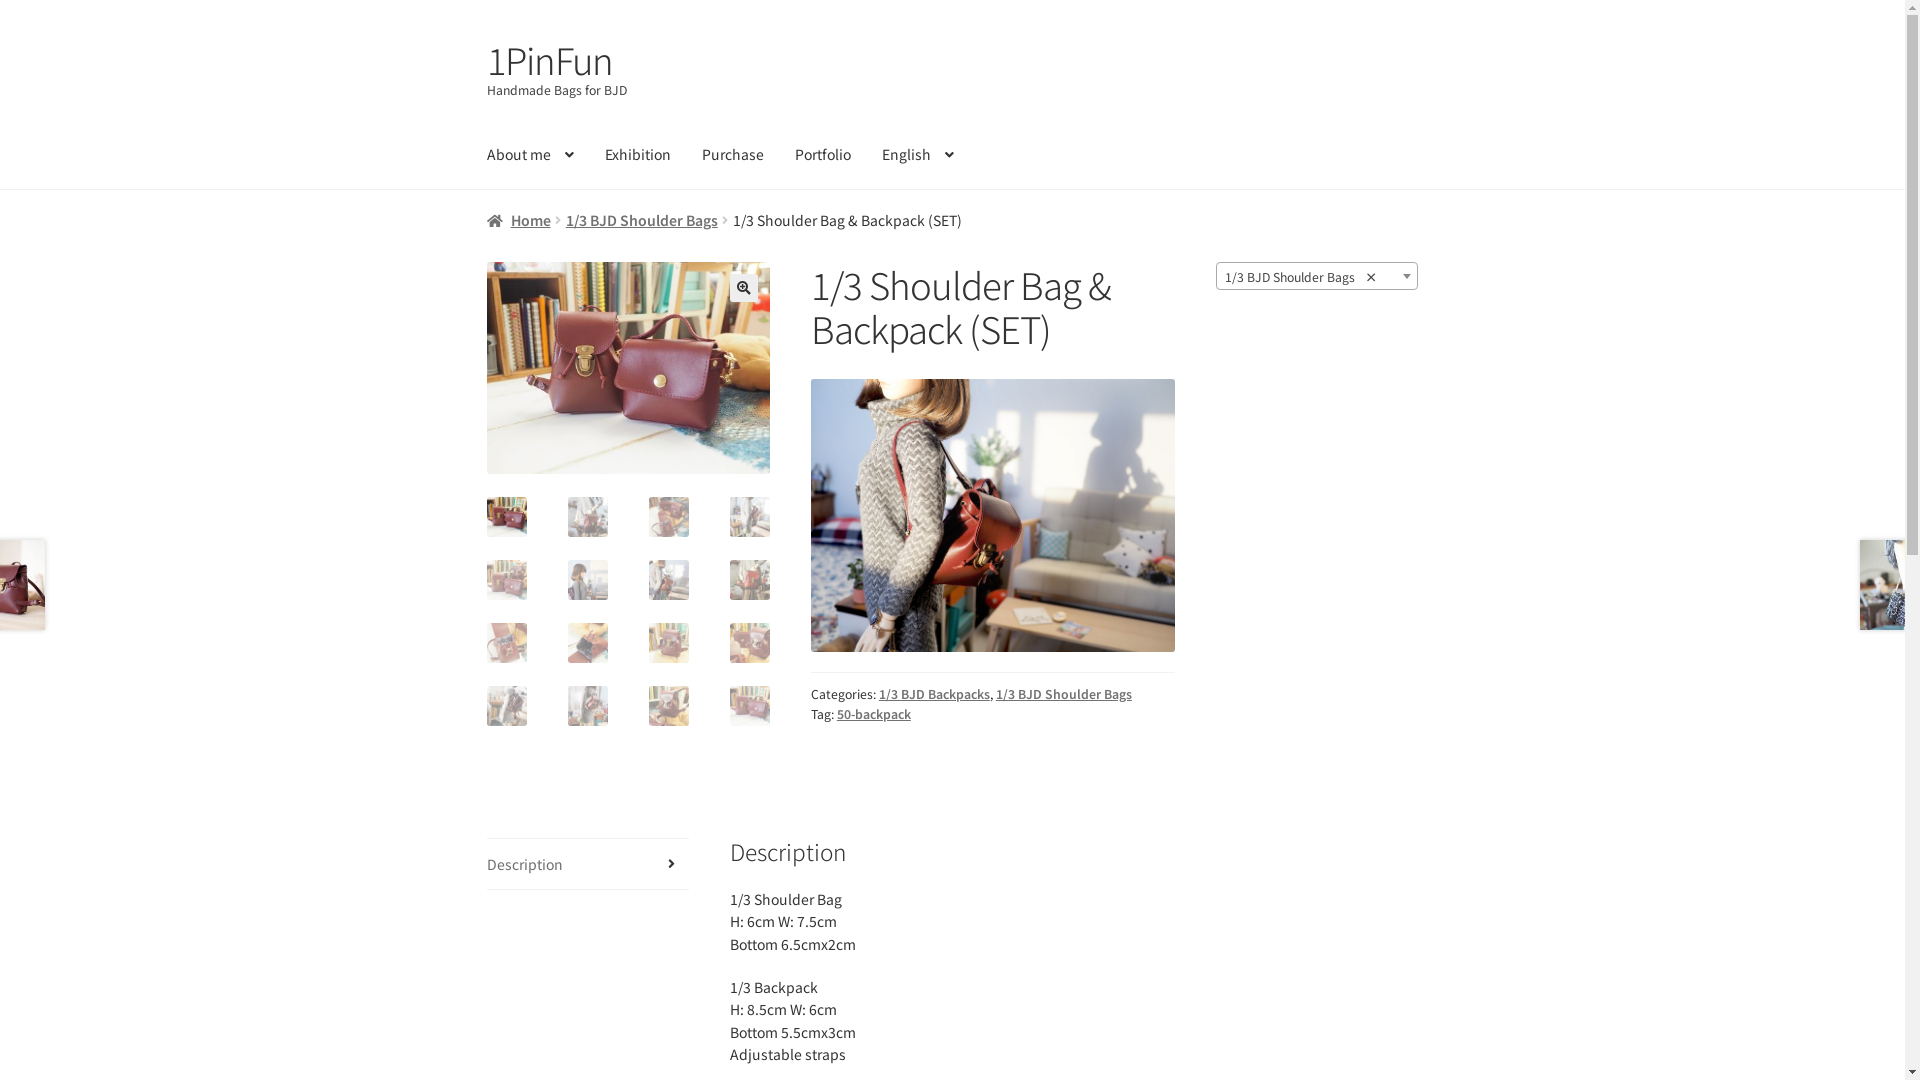 The width and height of the screenshot is (1920, 1080). I want to click on '1/3 BJD Shoulder Bags', so click(1063, 693).